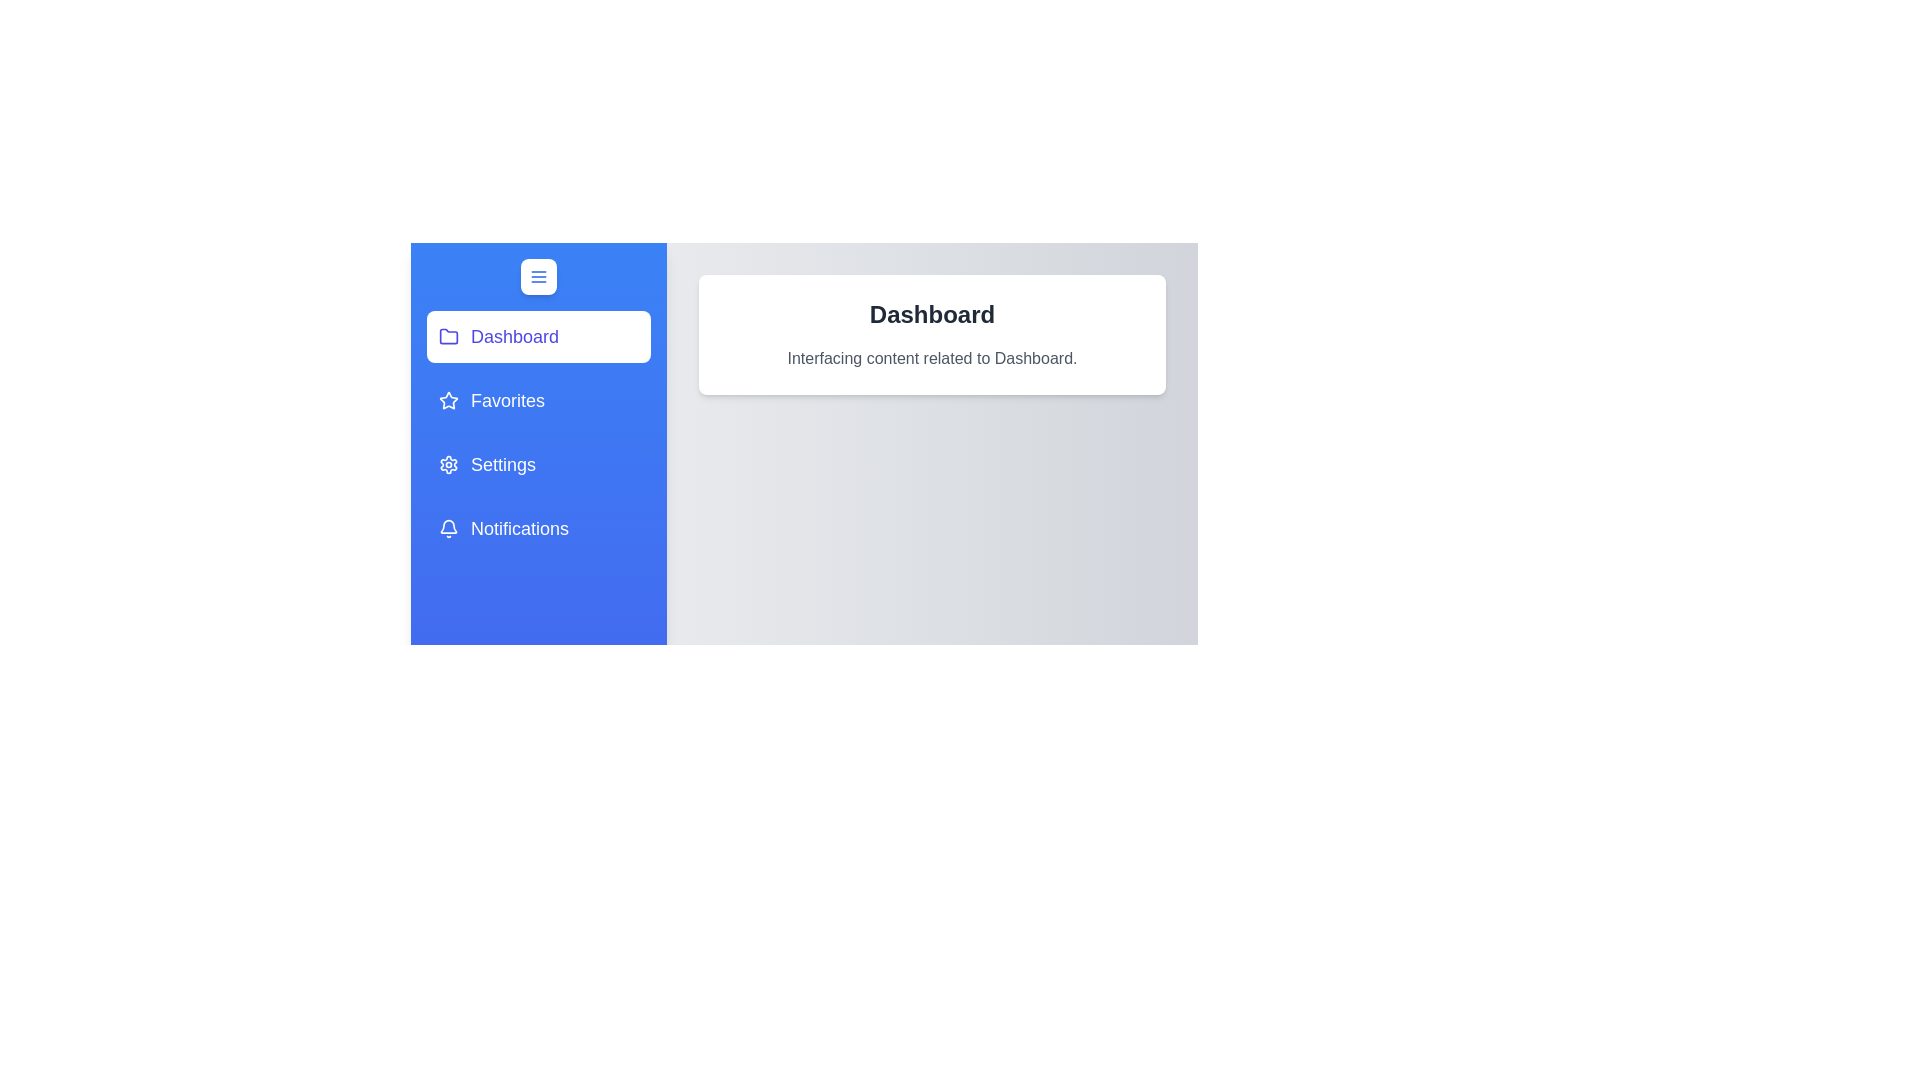  Describe the element at coordinates (538, 465) in the screenshot. I see `the menu item Settings from the drawer` at that location.